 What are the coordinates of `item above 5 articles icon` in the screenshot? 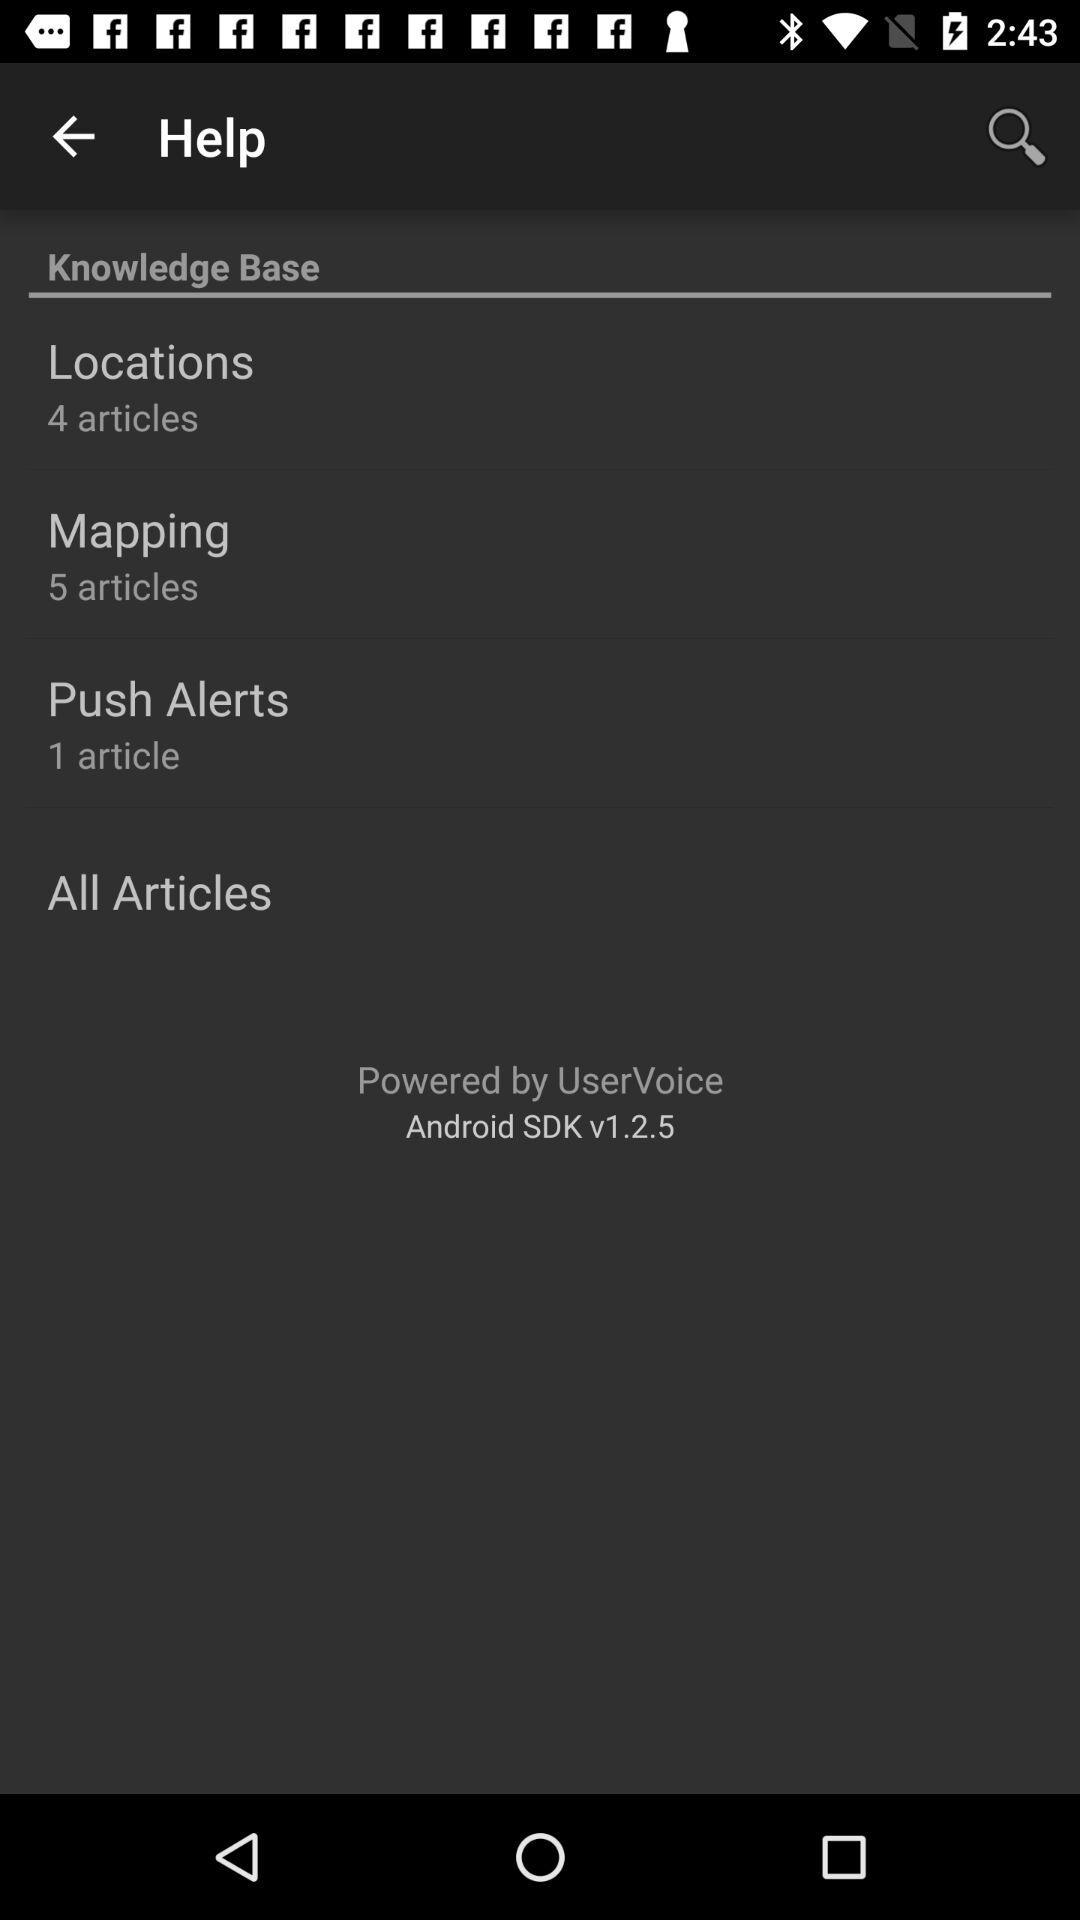 It's located at (137, 529).